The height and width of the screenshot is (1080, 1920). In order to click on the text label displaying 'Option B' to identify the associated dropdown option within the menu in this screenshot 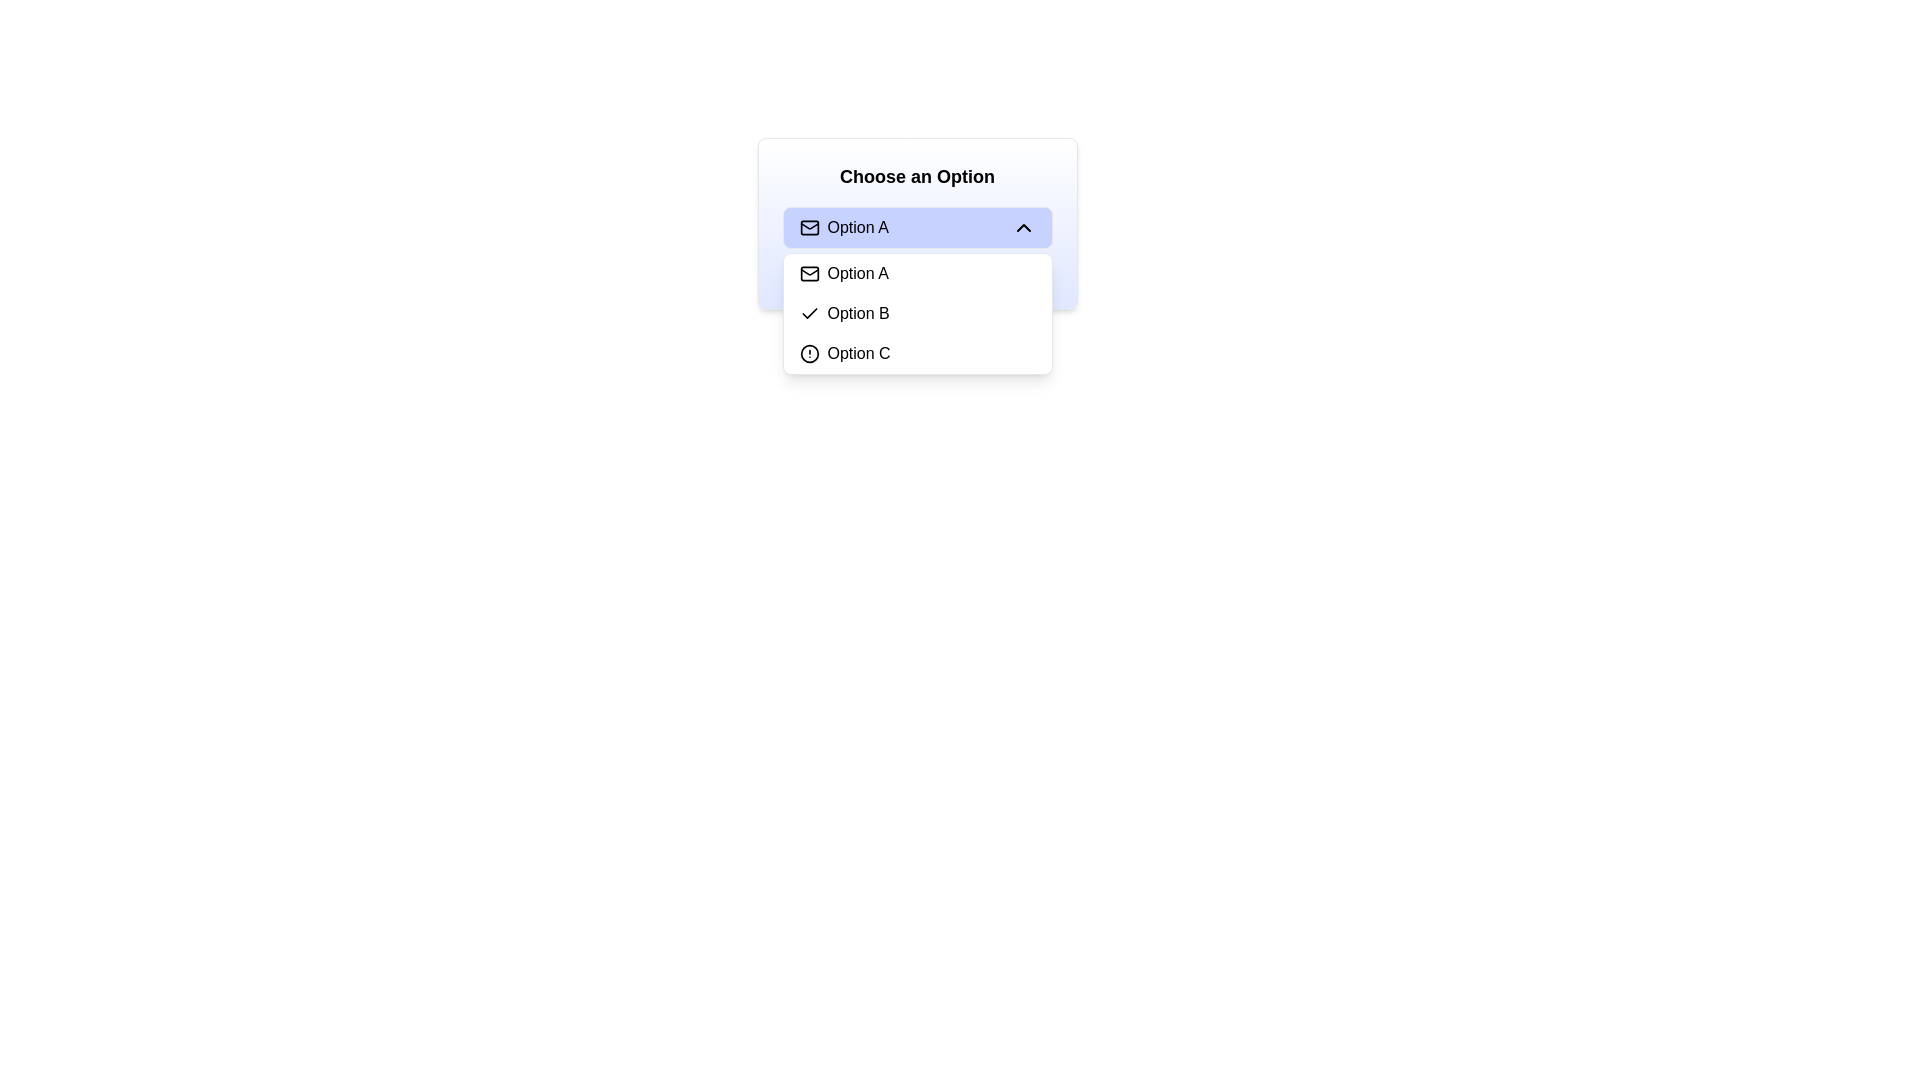, I will do `click(858, 313)`.